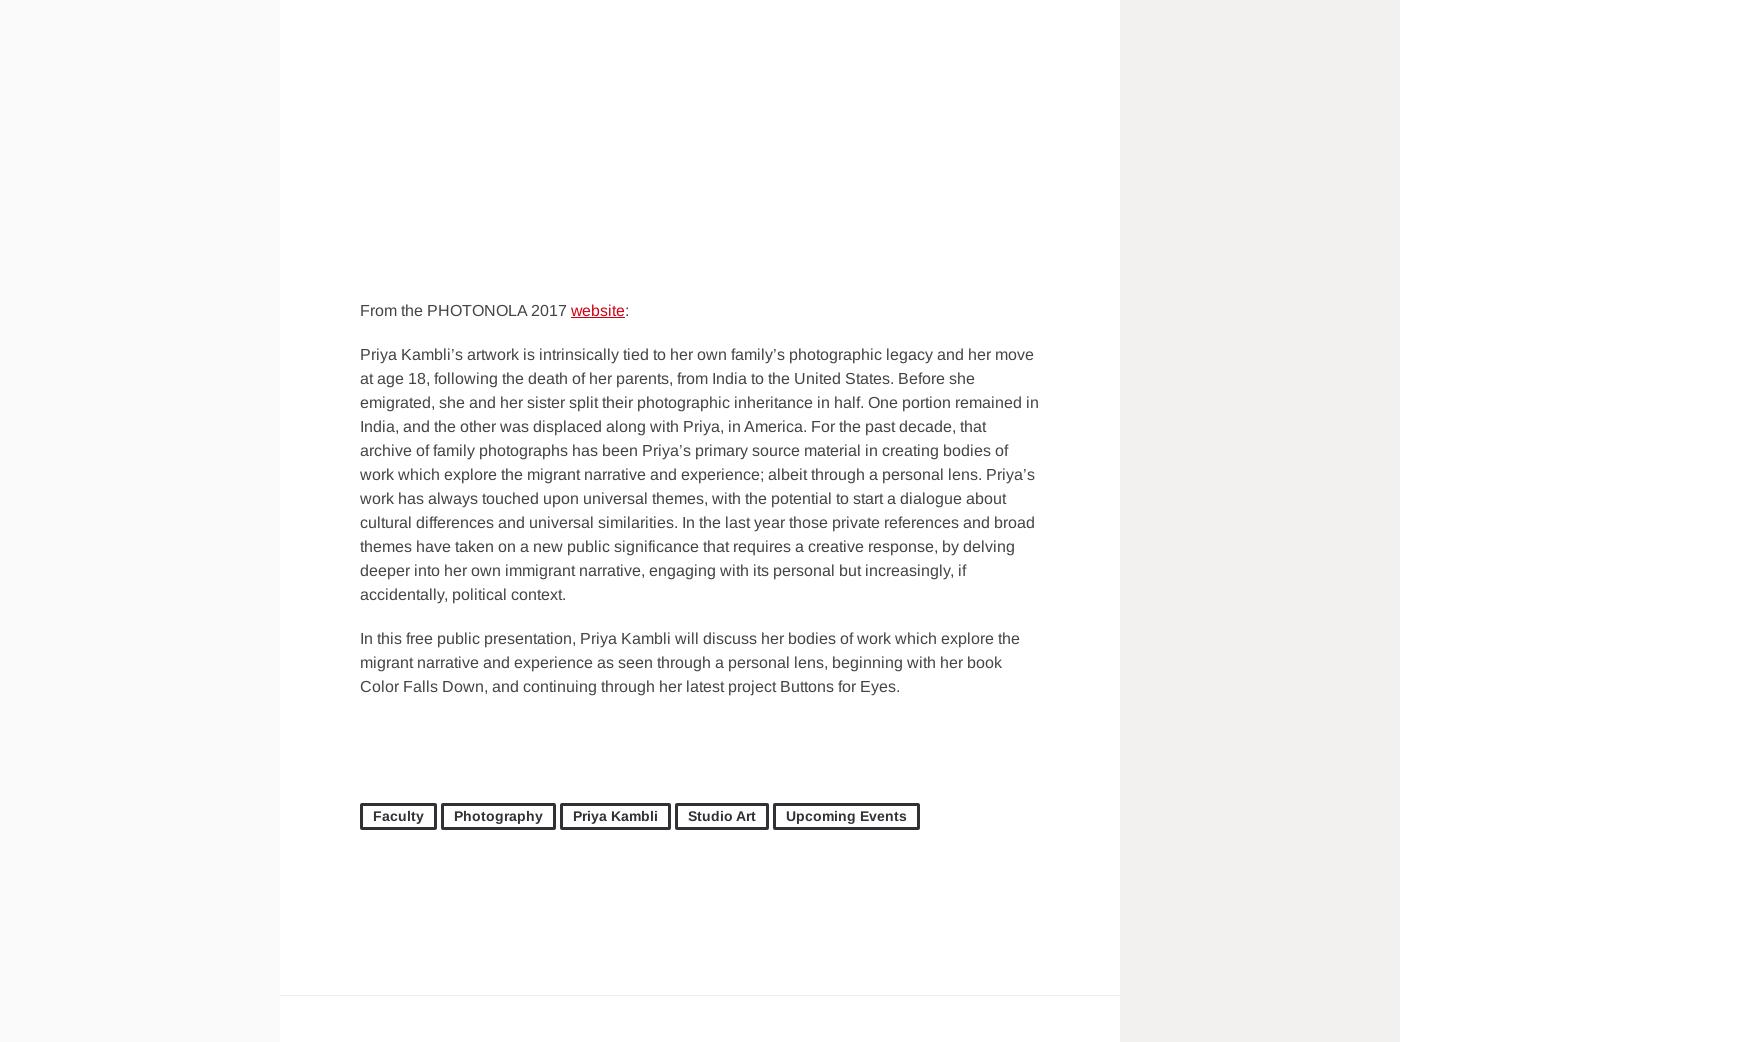  What do you see at coordinates (397, 815) in the screenshot?
I see `'Faculty'` at bounding box center [397, 815].